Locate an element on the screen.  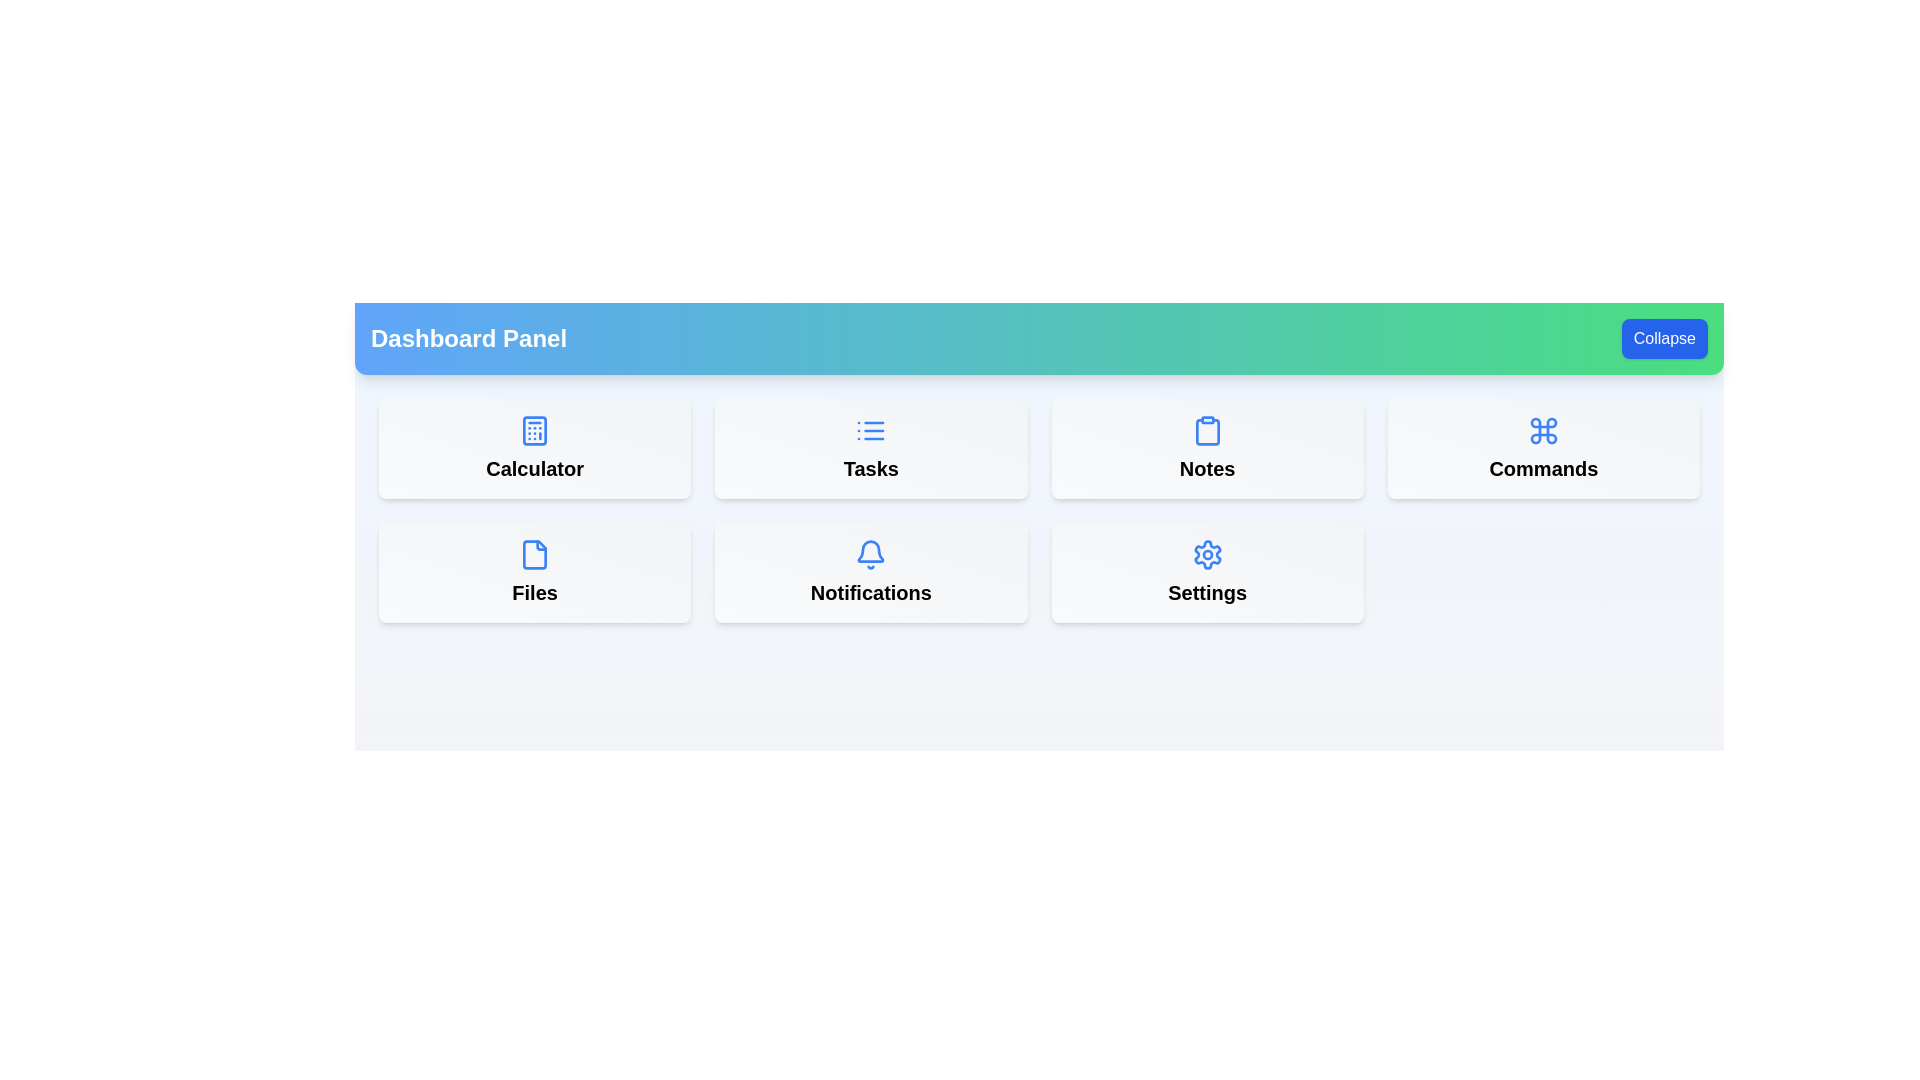
the menu item labeled Notes is located at coordinates (1206, 447).